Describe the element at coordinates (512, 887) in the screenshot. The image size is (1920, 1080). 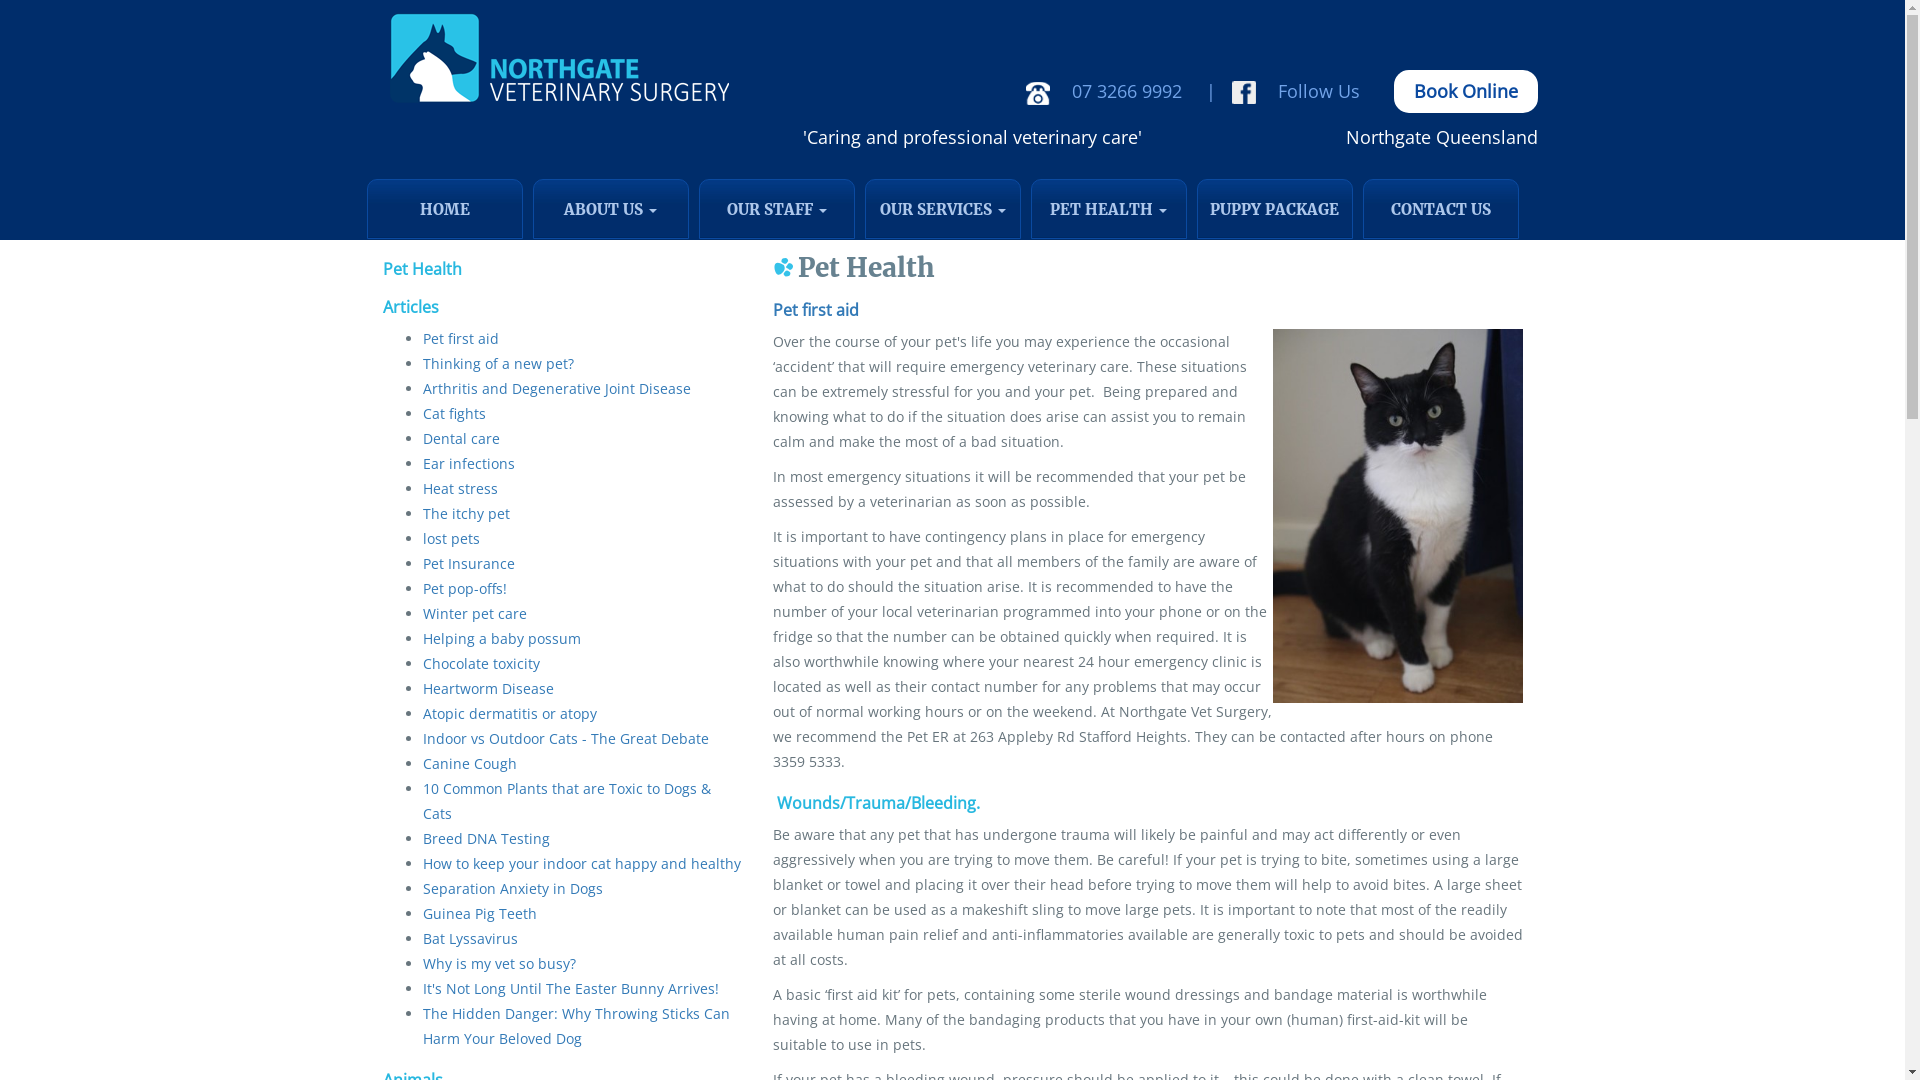
I see `'Separation Anxiety in Dogs'` at that location.